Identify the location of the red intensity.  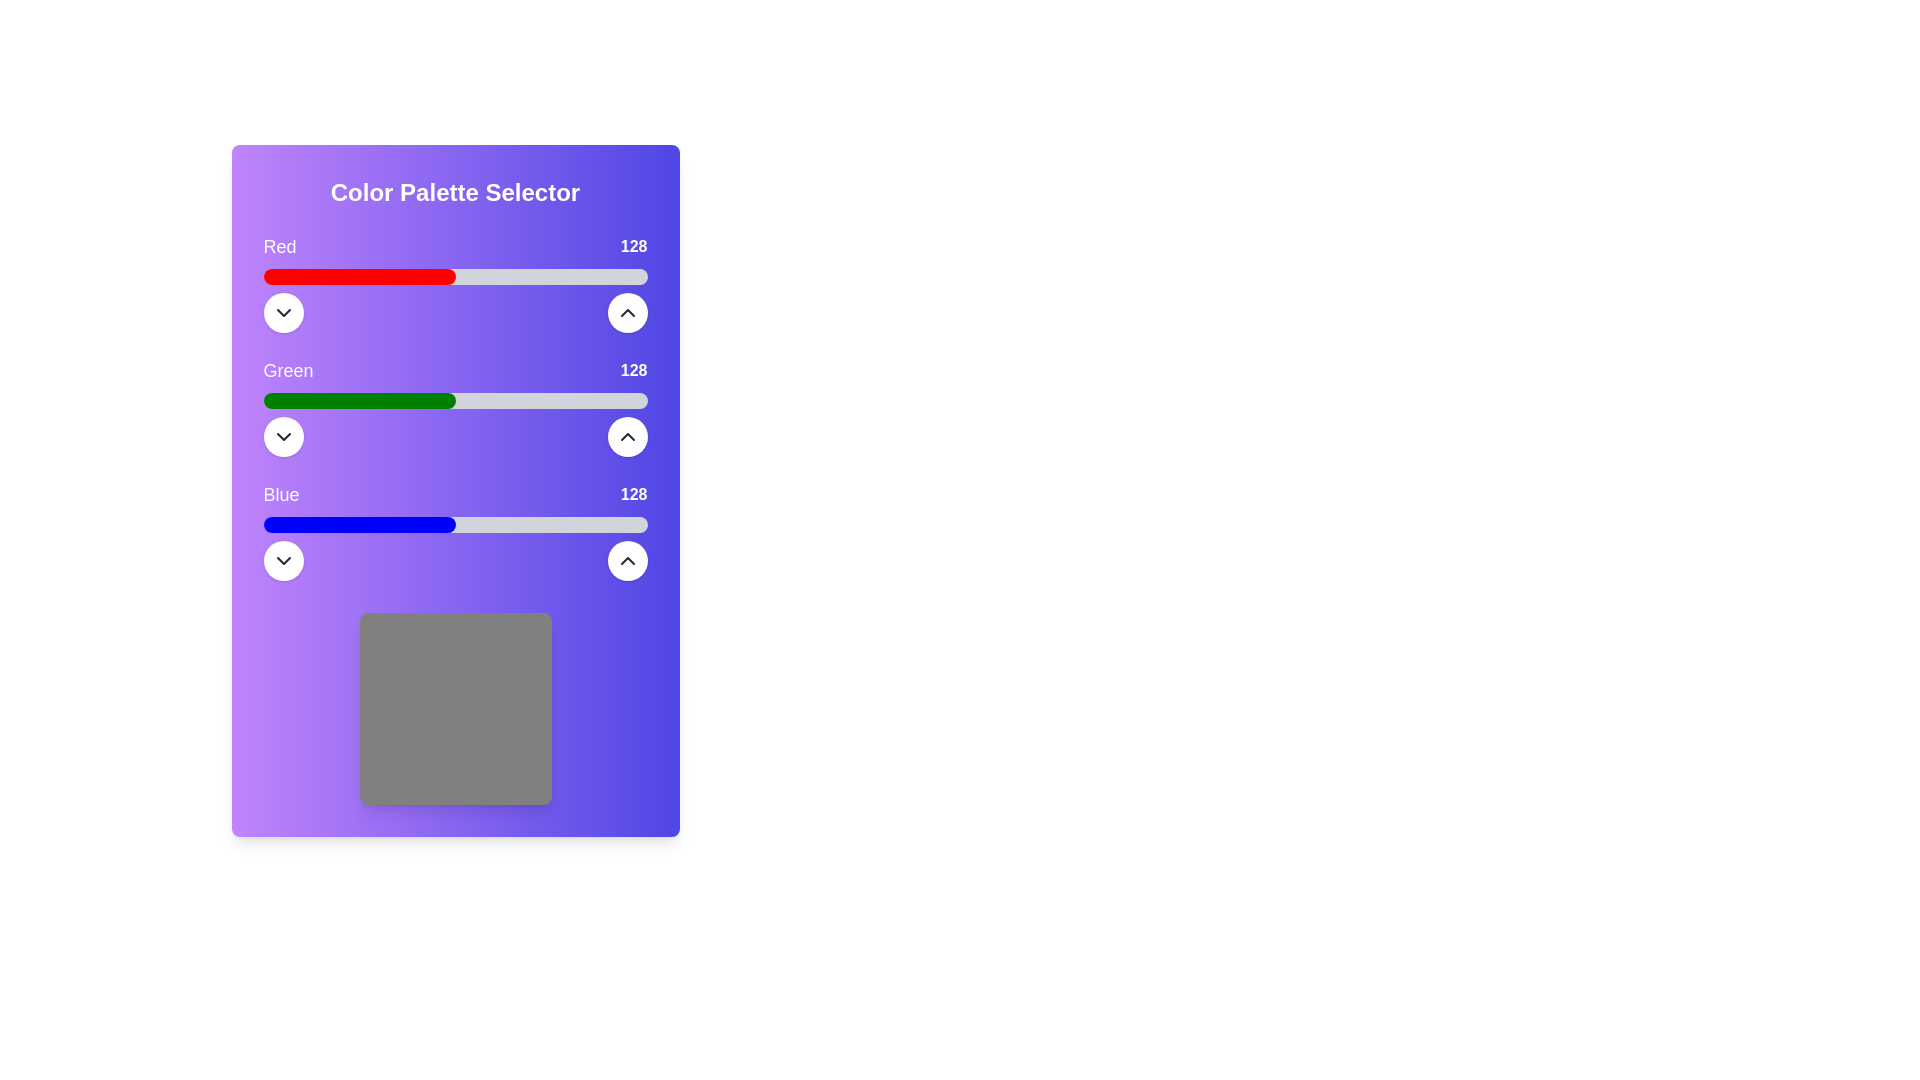
(404, 277).